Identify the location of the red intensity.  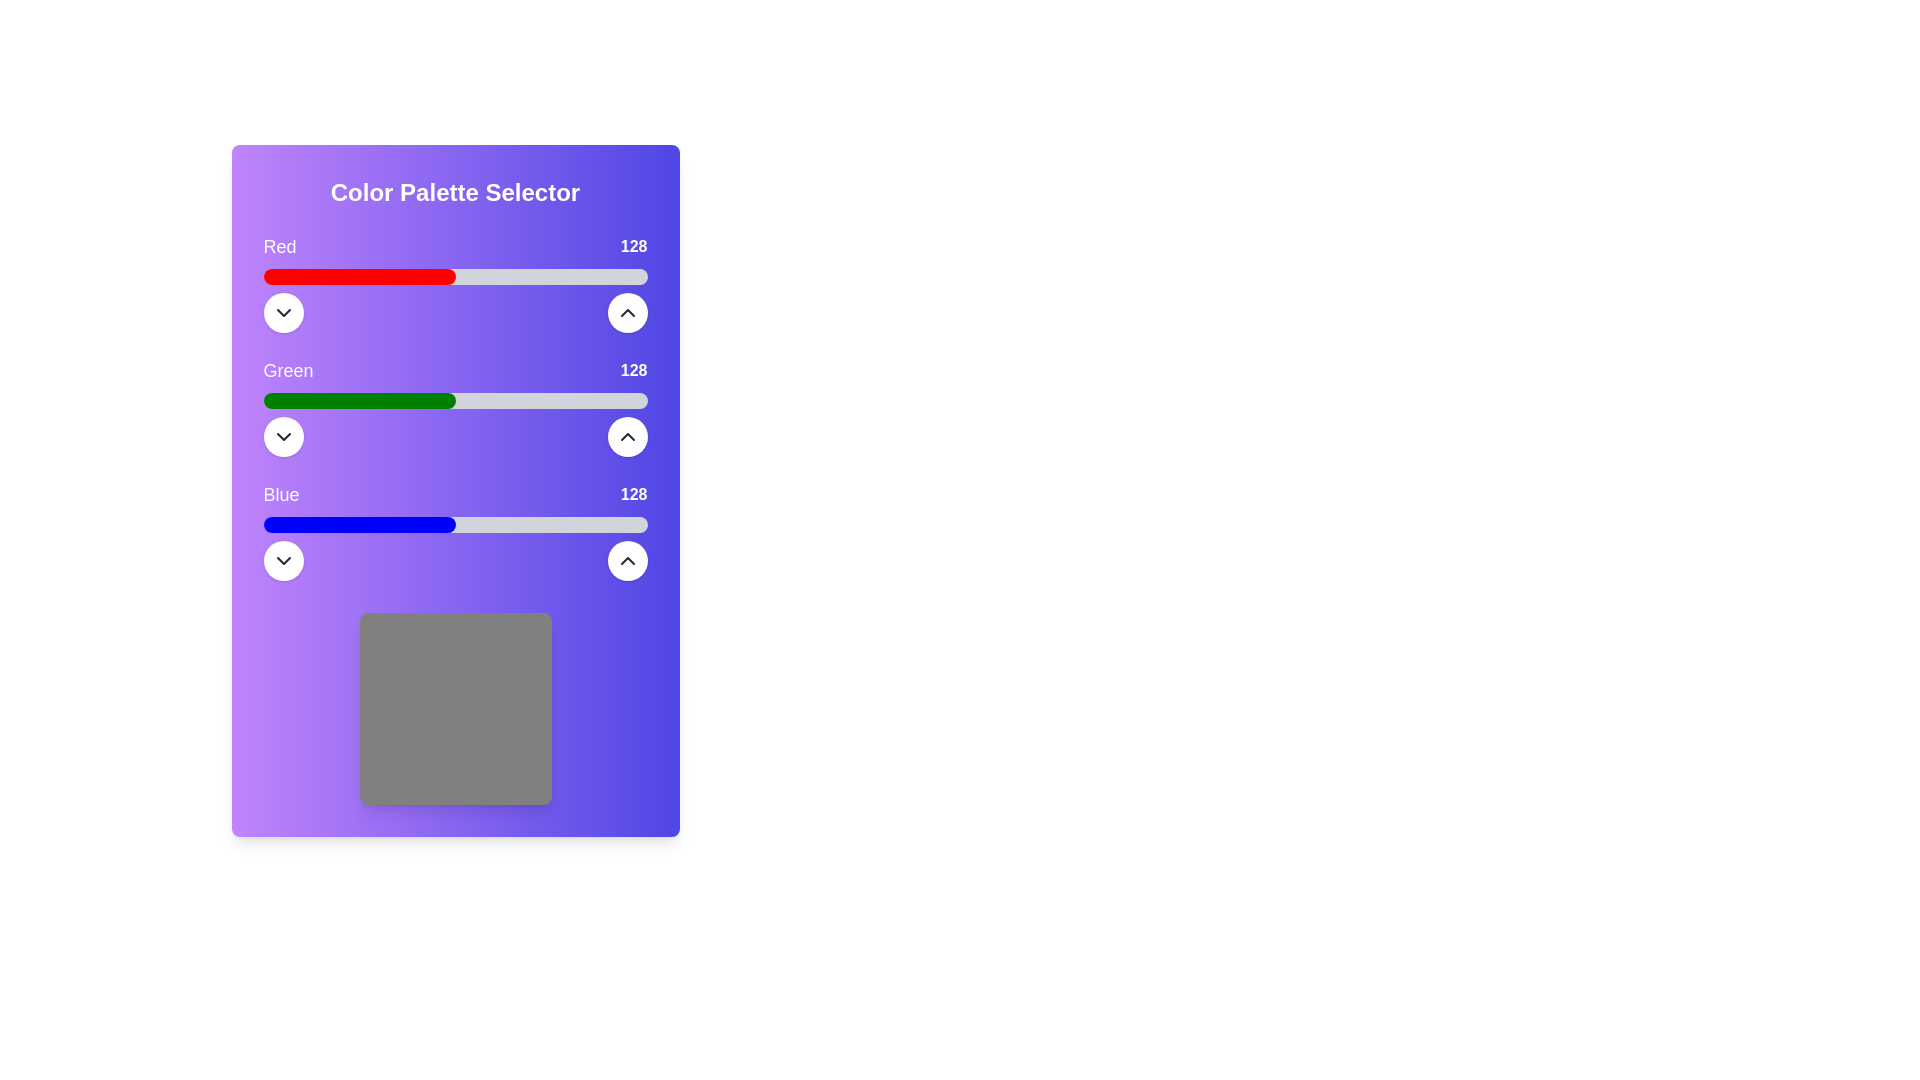
(404, 277).